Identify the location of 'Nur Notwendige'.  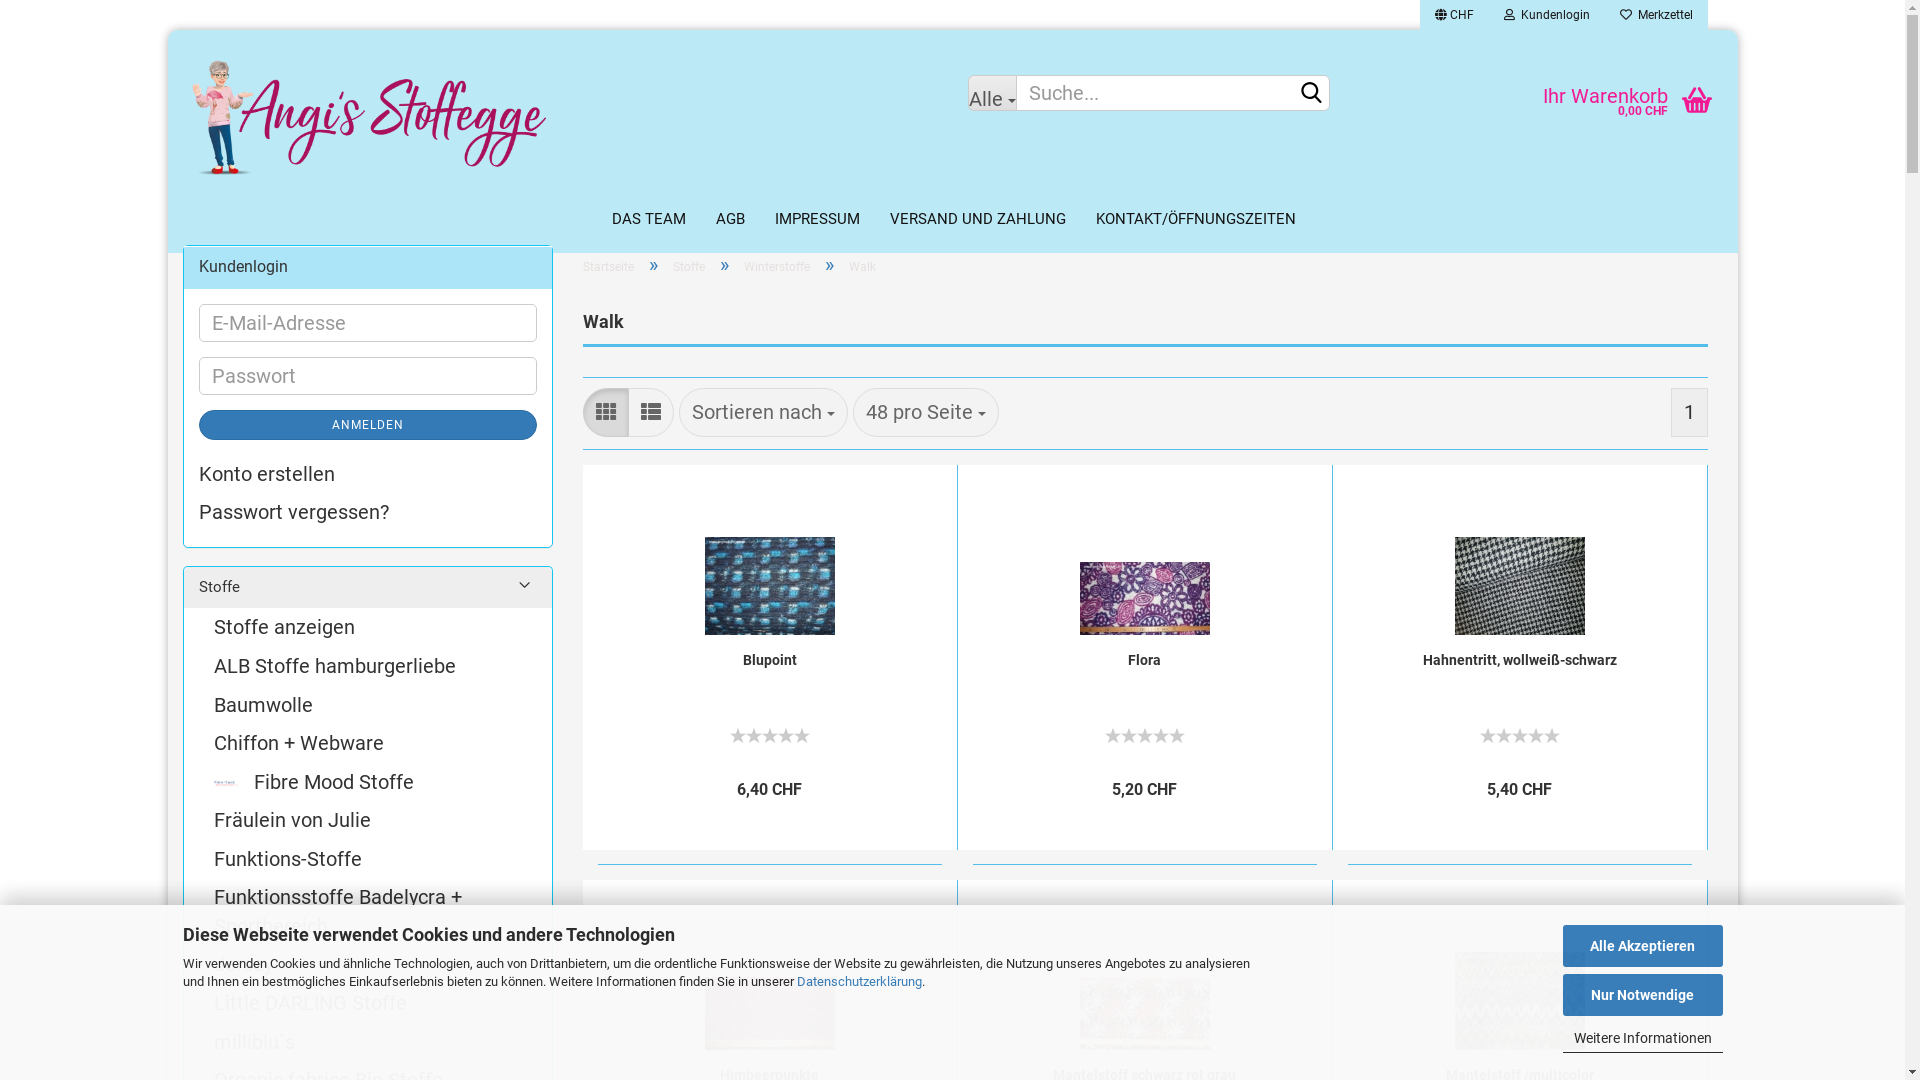
(1560, 995).